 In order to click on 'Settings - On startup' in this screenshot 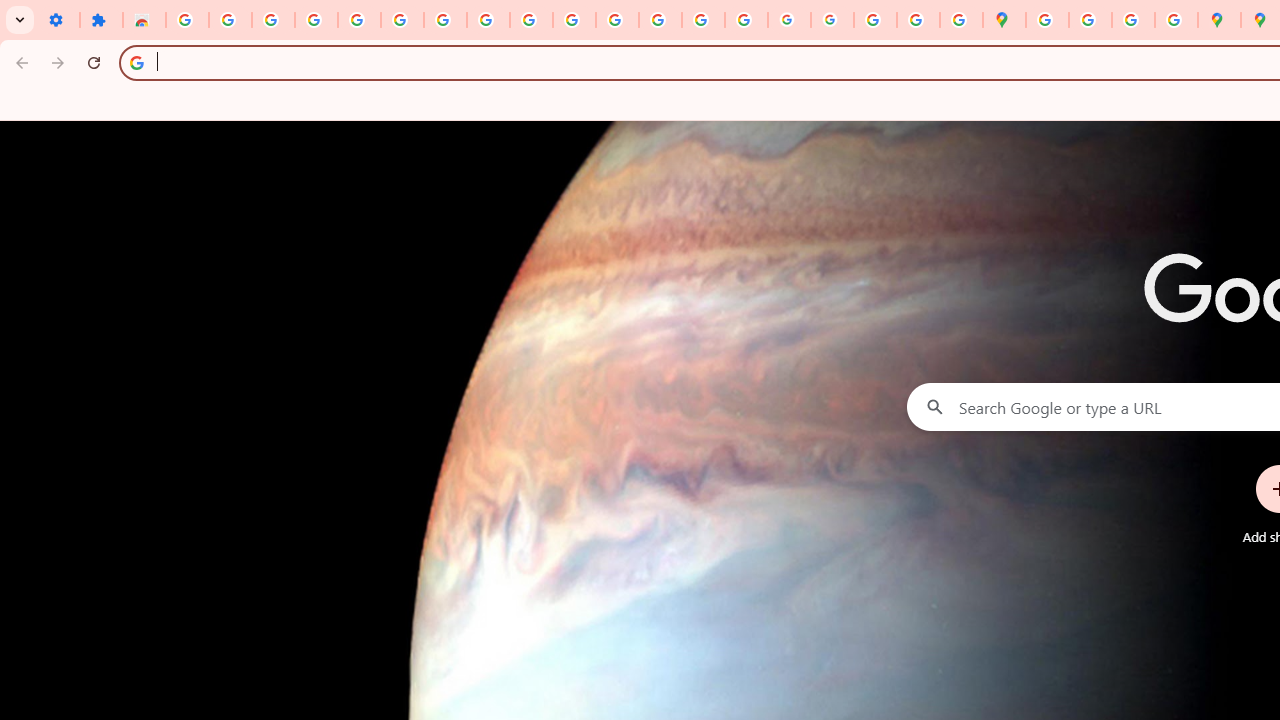, I will do `click(58, 20)`.